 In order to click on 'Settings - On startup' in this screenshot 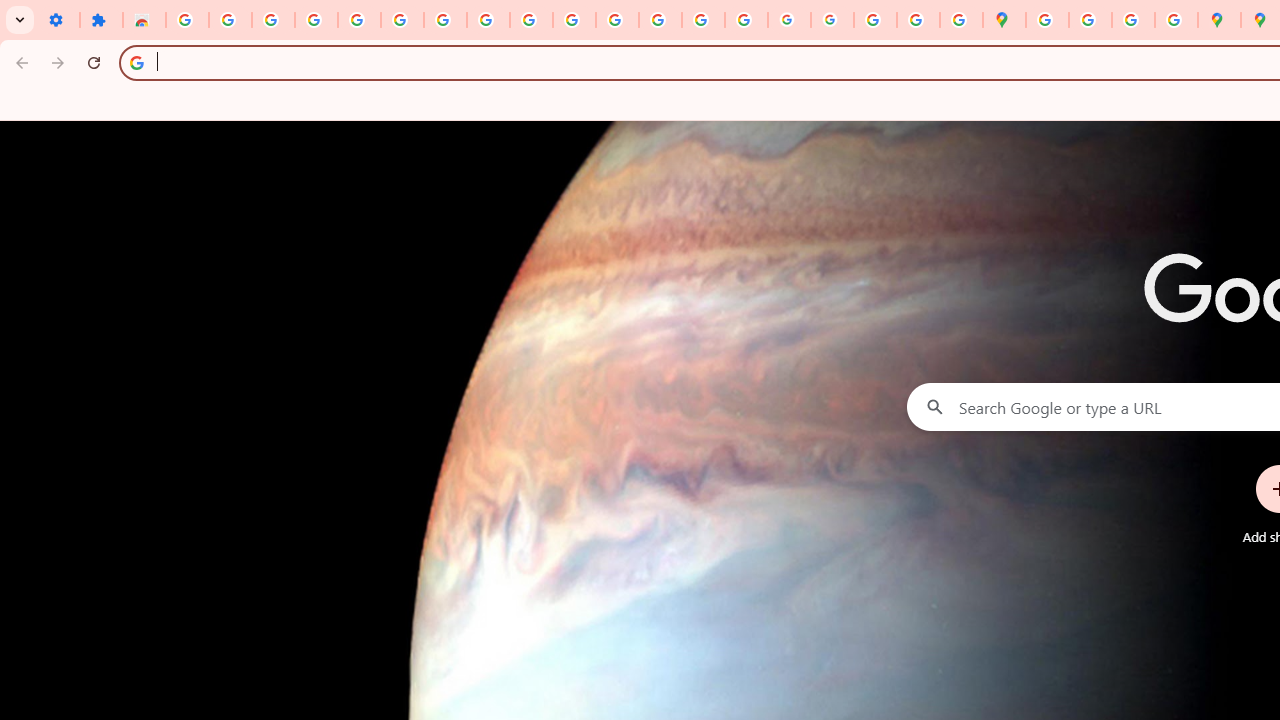, I will do `click(58, 20)`.